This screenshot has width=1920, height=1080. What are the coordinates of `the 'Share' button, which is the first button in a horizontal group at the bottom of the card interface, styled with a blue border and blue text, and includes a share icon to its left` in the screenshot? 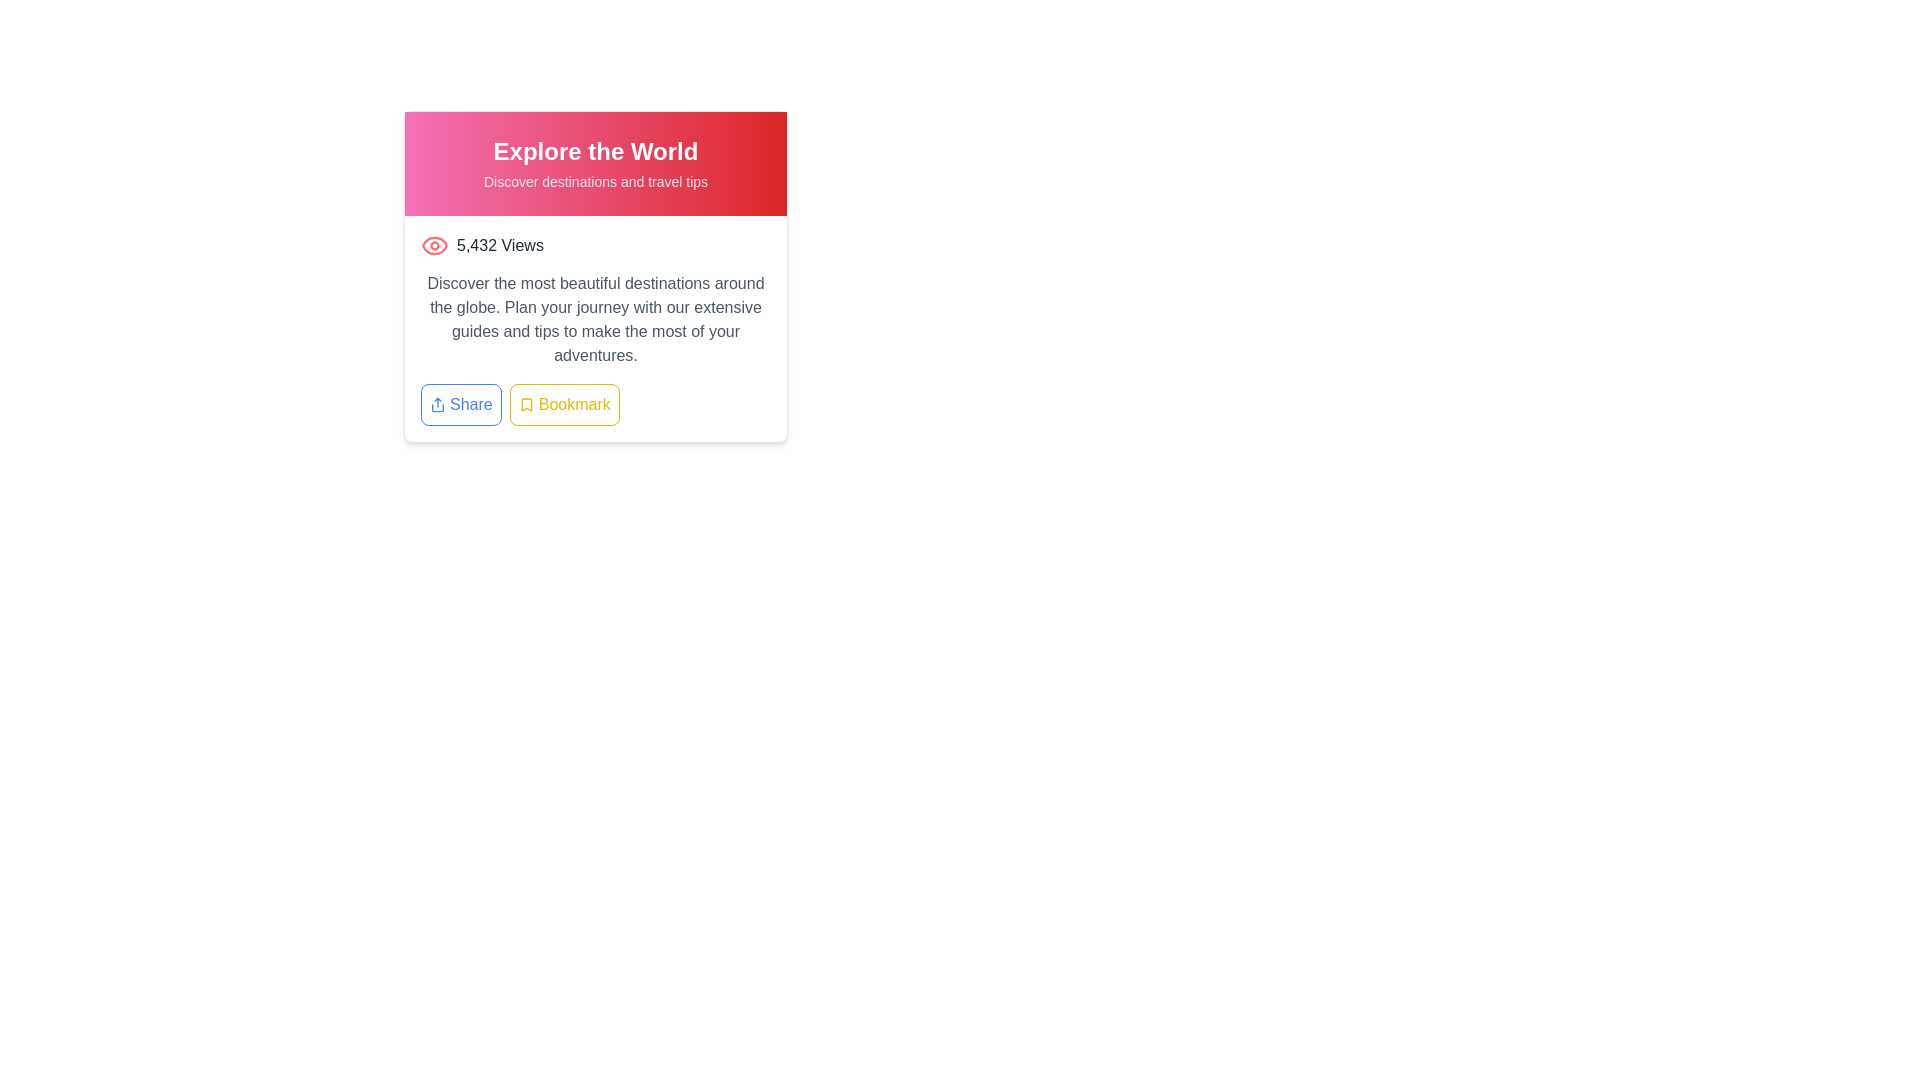 It's located at (460, 405).